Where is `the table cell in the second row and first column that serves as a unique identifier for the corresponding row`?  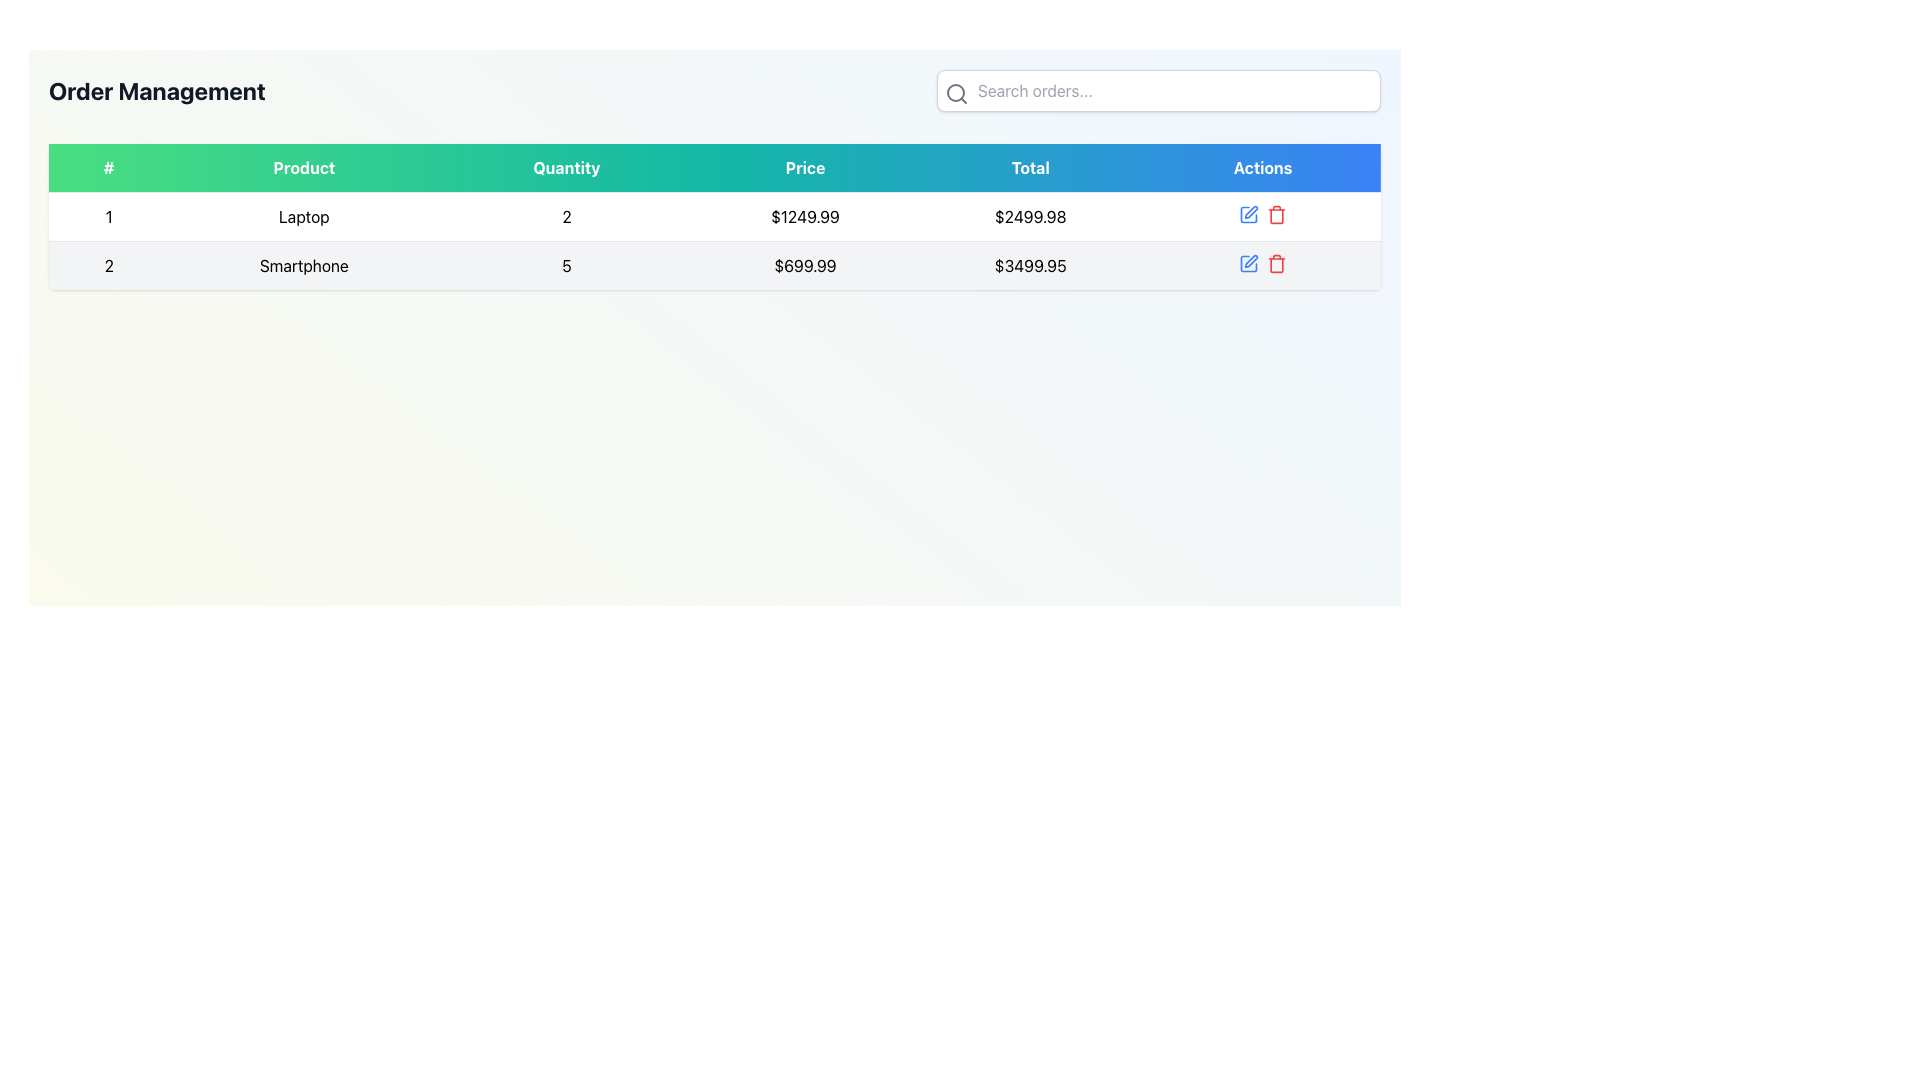 the table cell in the second row and first column that serves as a unique identifier for the corresponding row is located at coordinates (108, 264).